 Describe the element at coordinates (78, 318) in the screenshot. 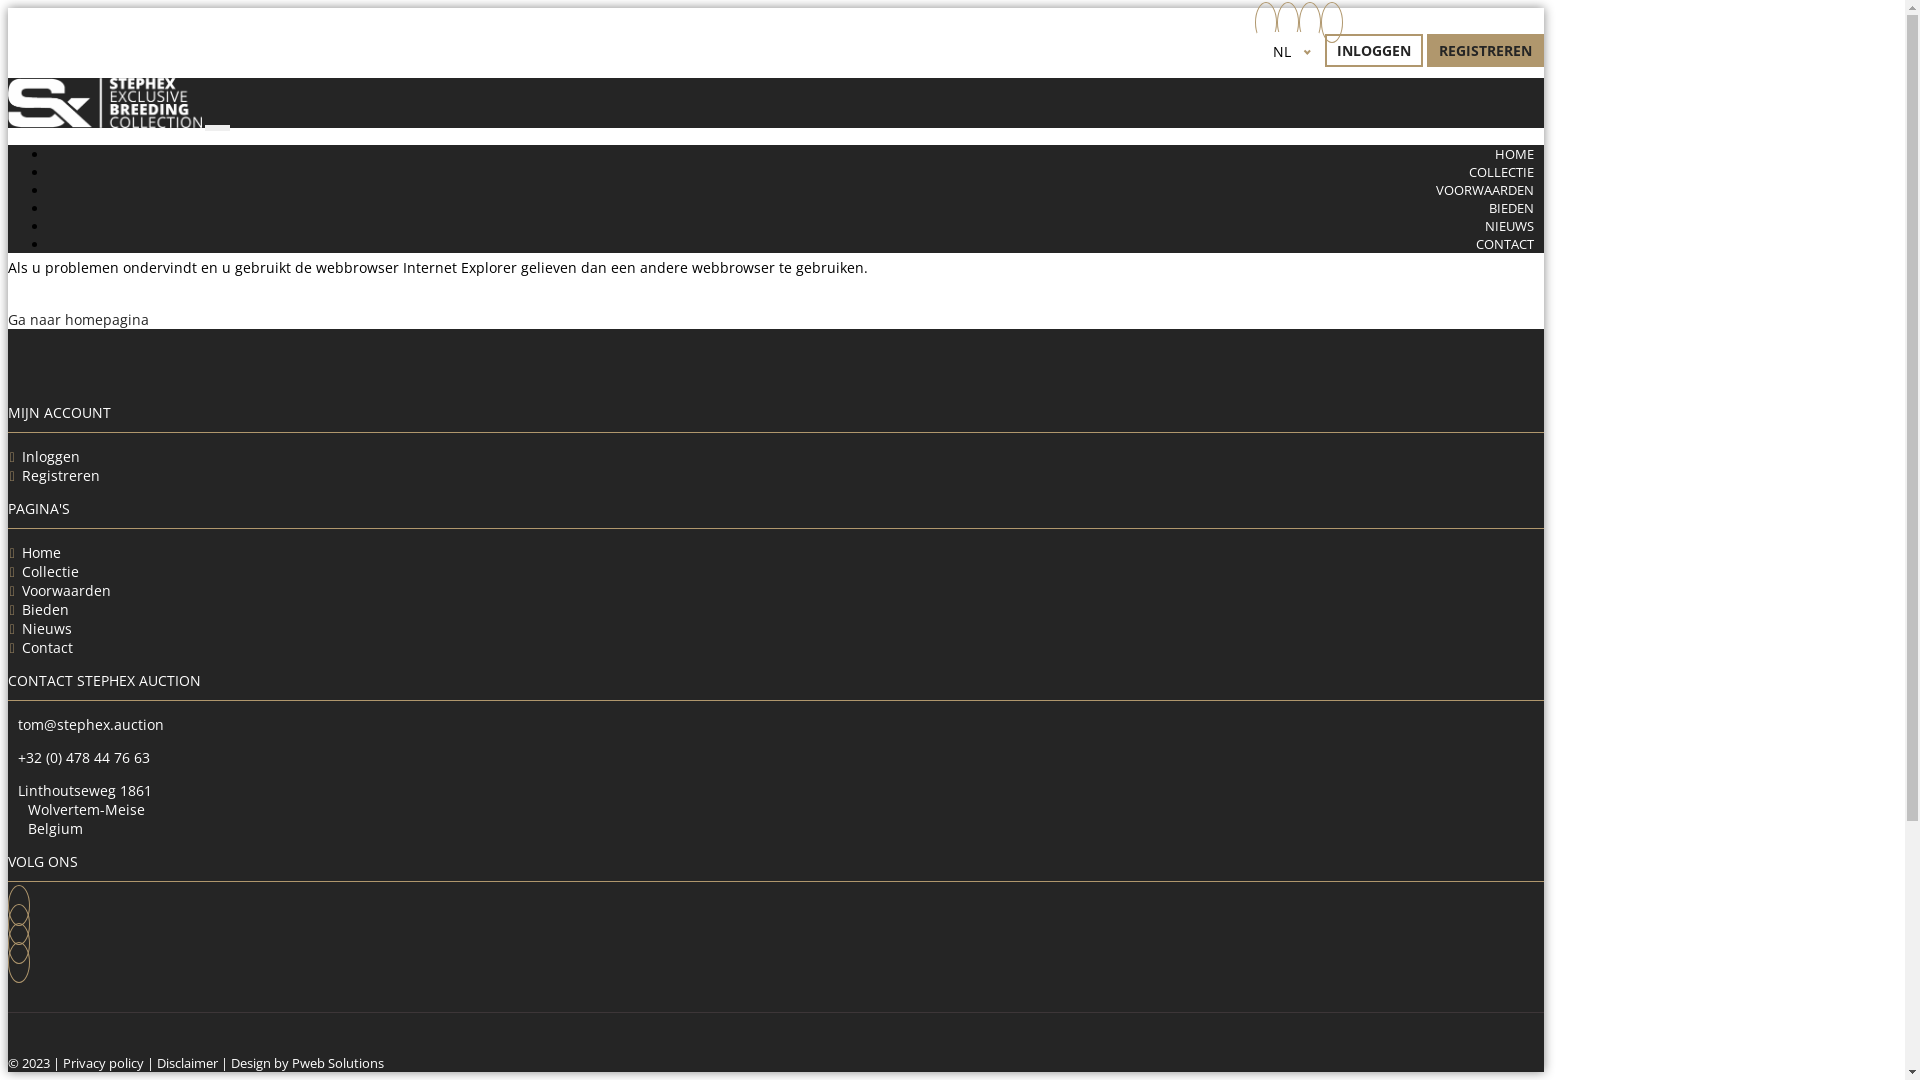

I see `'Ga naar homepagina'` at that location.